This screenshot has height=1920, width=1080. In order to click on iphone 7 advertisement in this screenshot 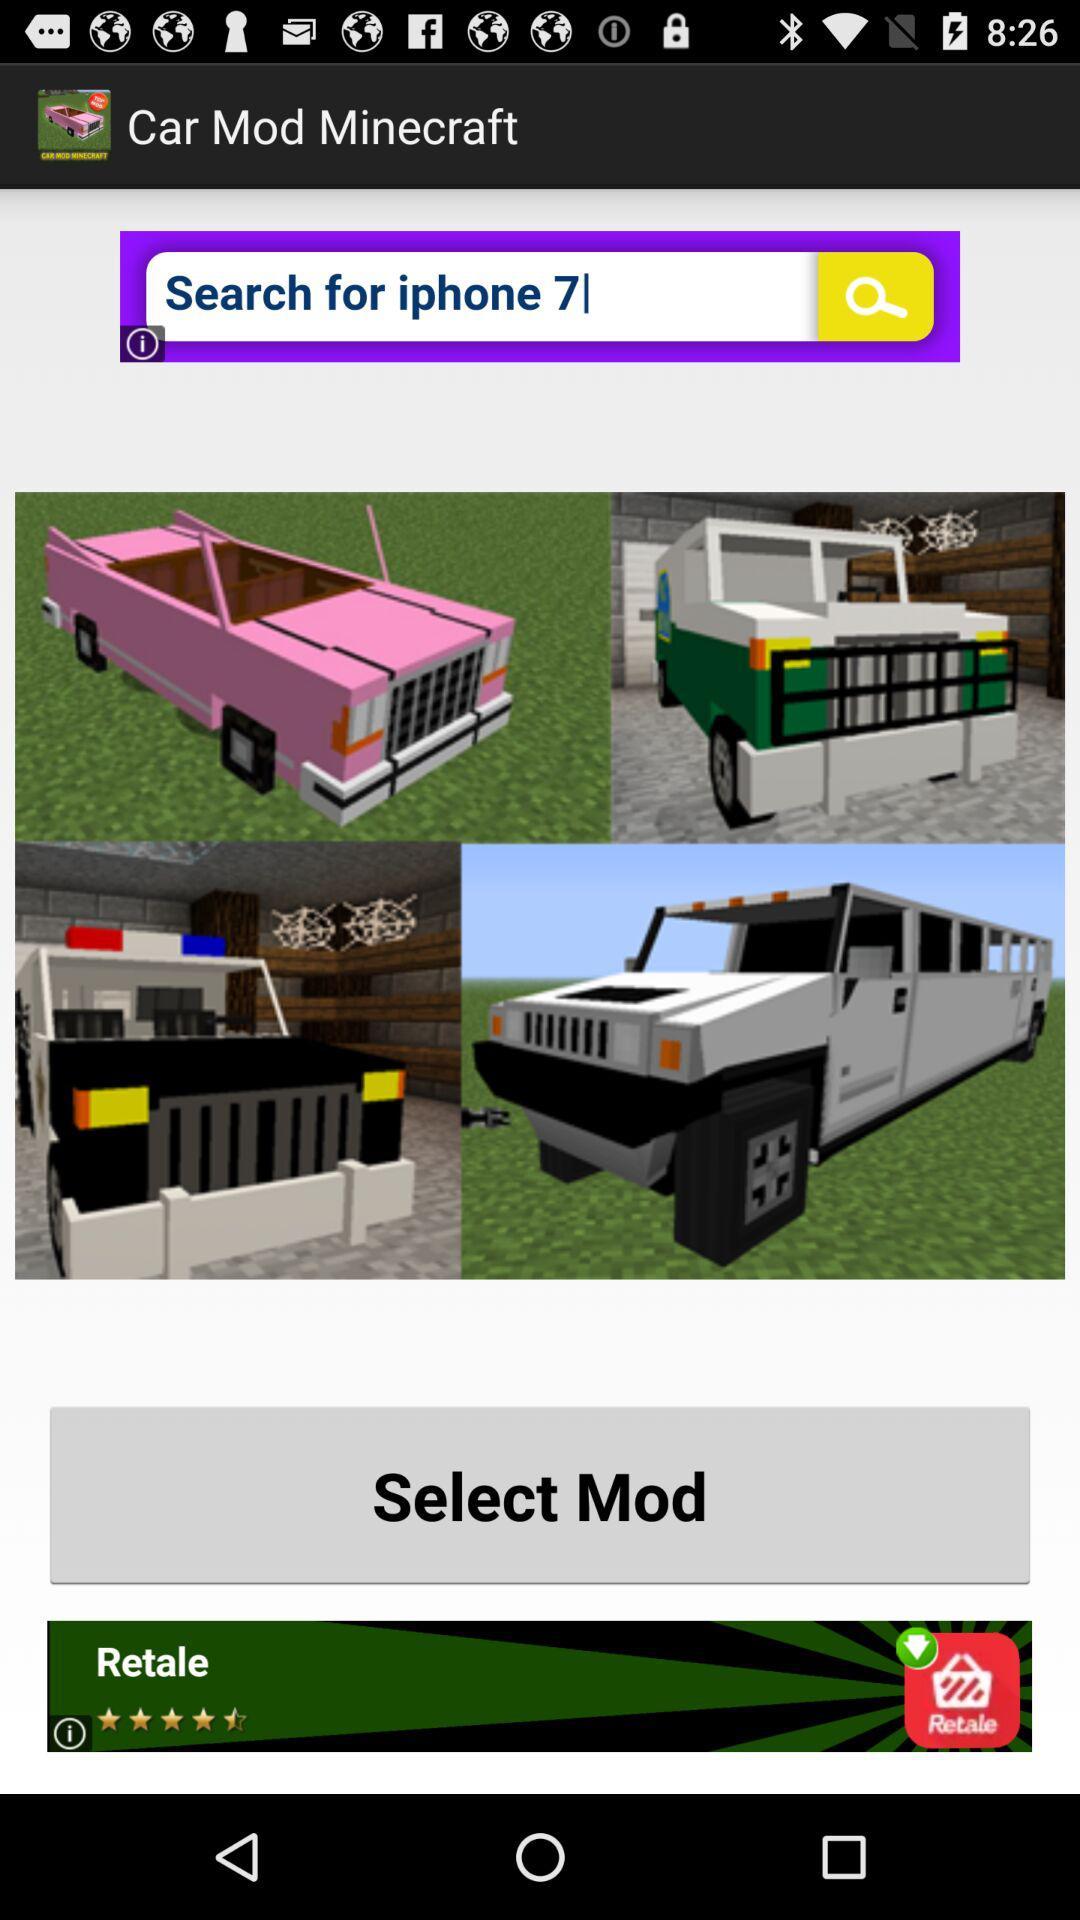, I will do `click(540, 295)`.